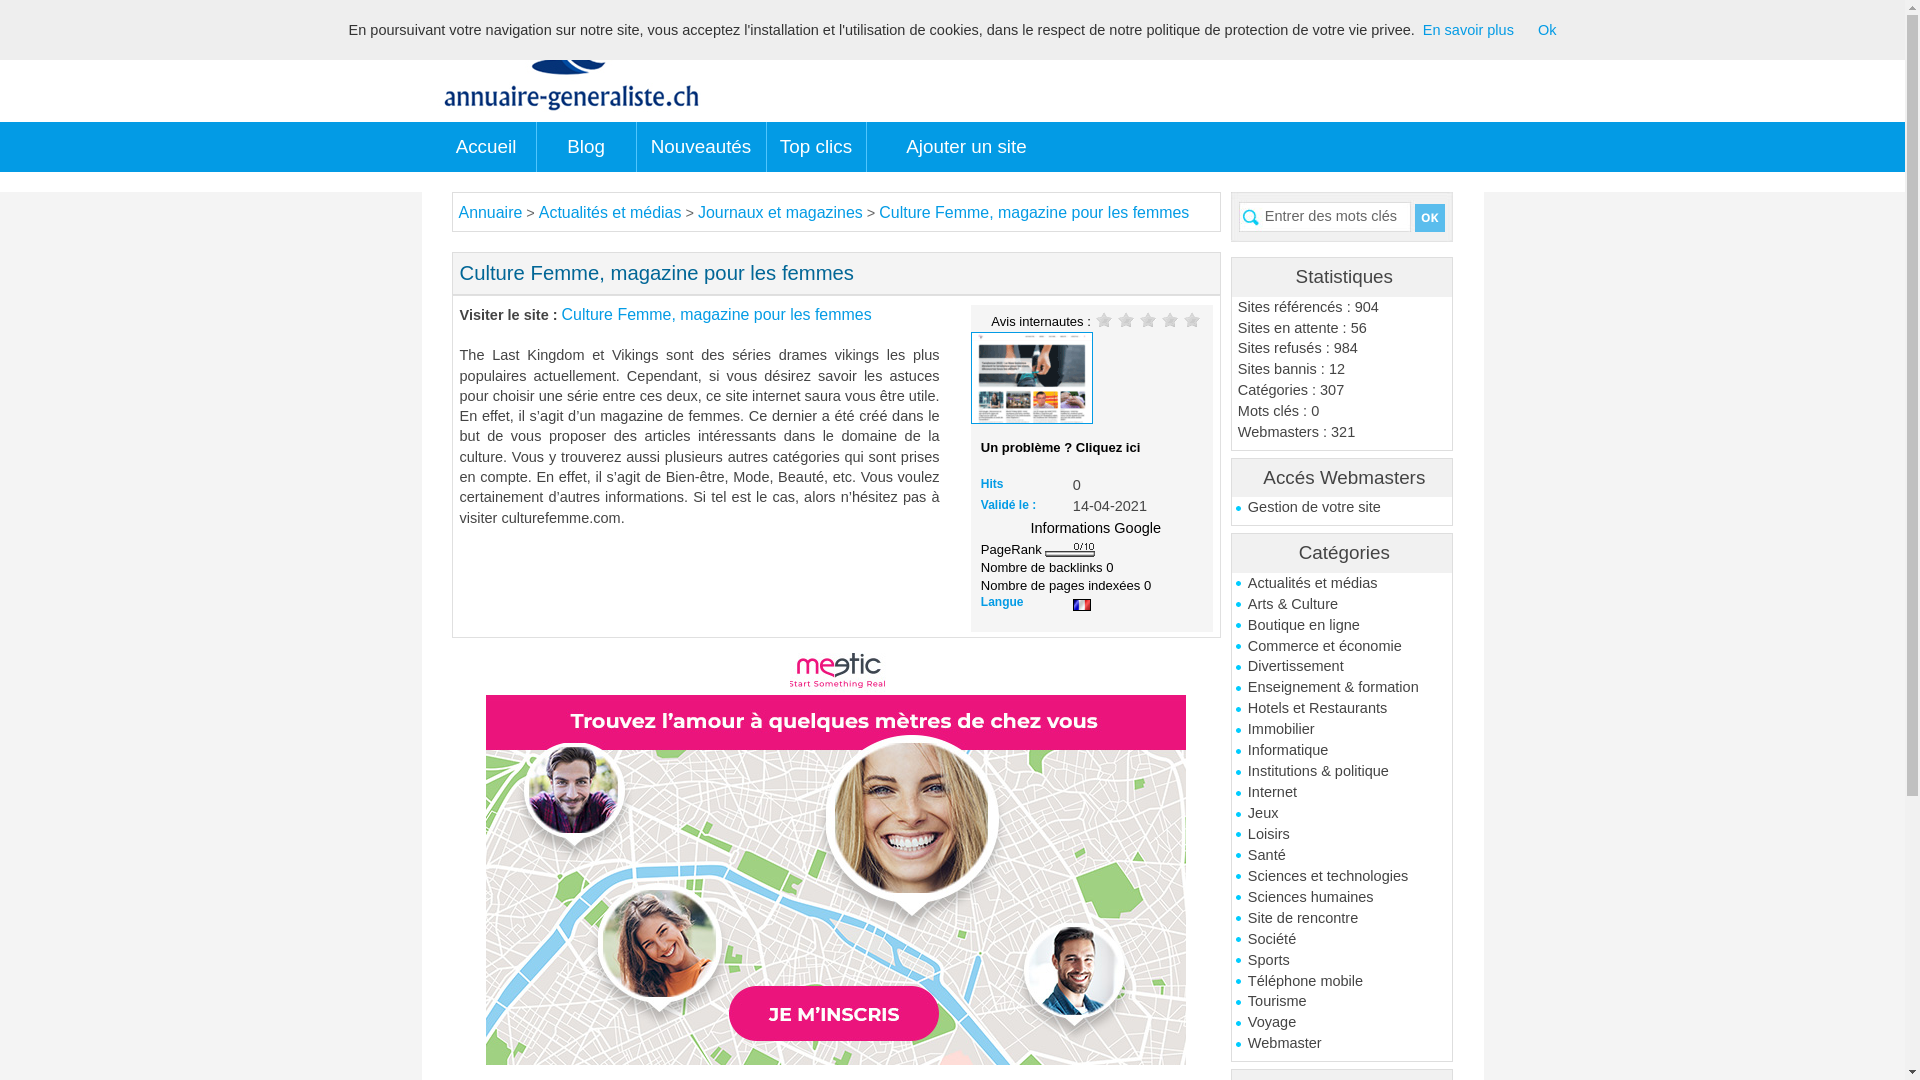 This screenshot has width=1920, height=1080. What do you see at coordinates (1342, 686) in the screenshot?
I see `'Enseignement & formation'` at bounding box center [1342, 686].